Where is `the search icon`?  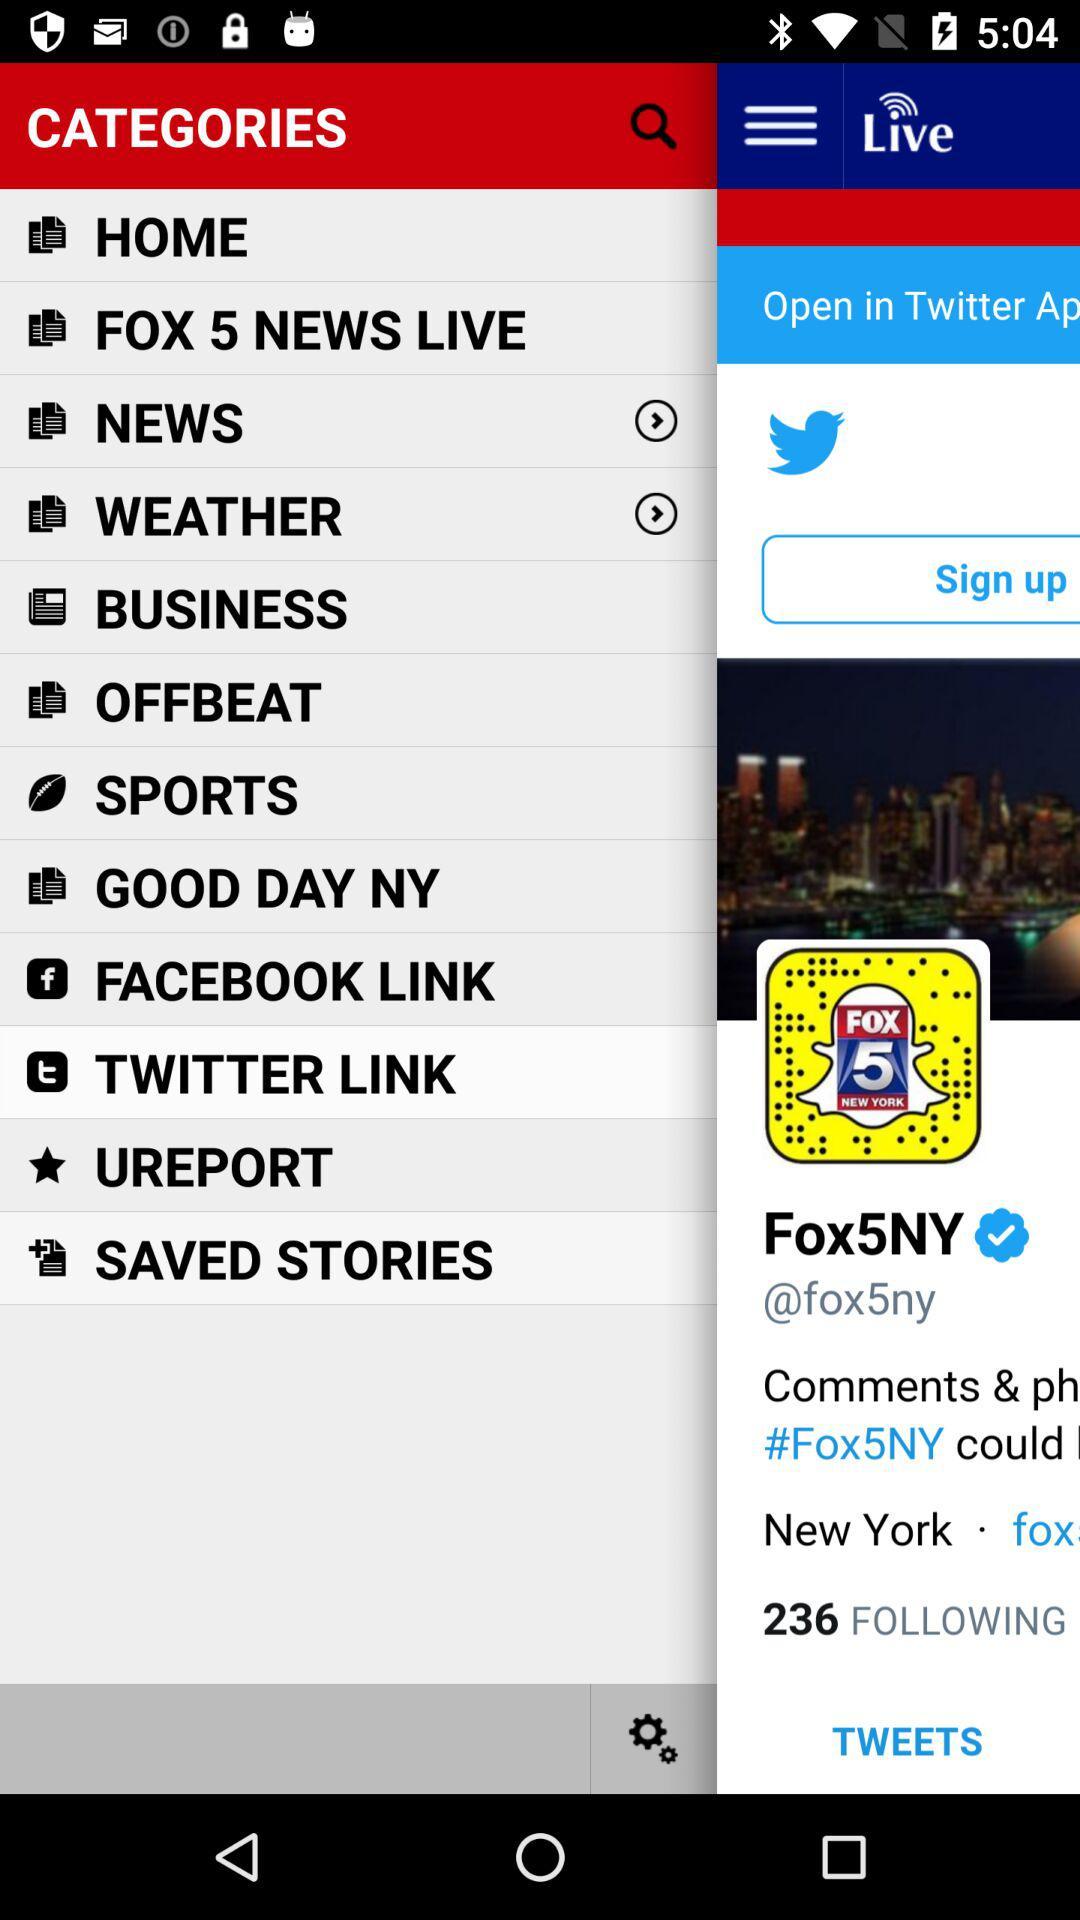 the search icon is located at coordinates (654, 124).